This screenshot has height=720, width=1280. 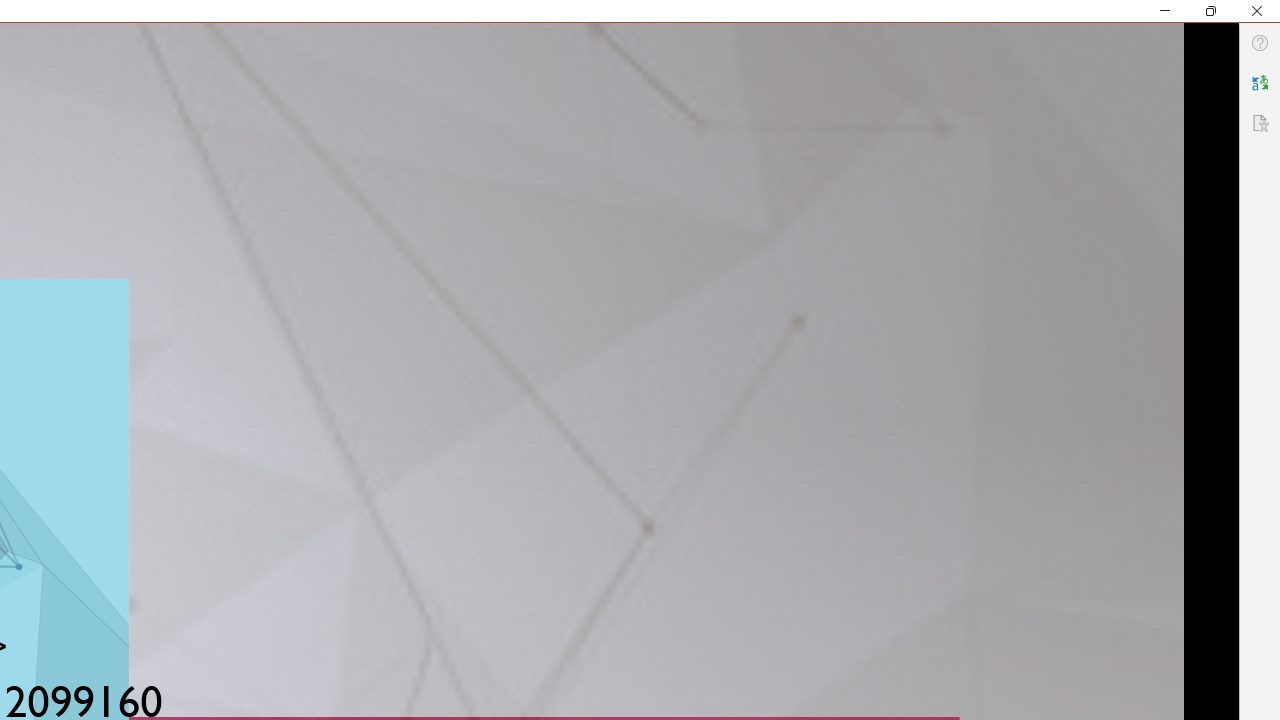 I want to click on 'Translator', so click(x=1259, y=82).